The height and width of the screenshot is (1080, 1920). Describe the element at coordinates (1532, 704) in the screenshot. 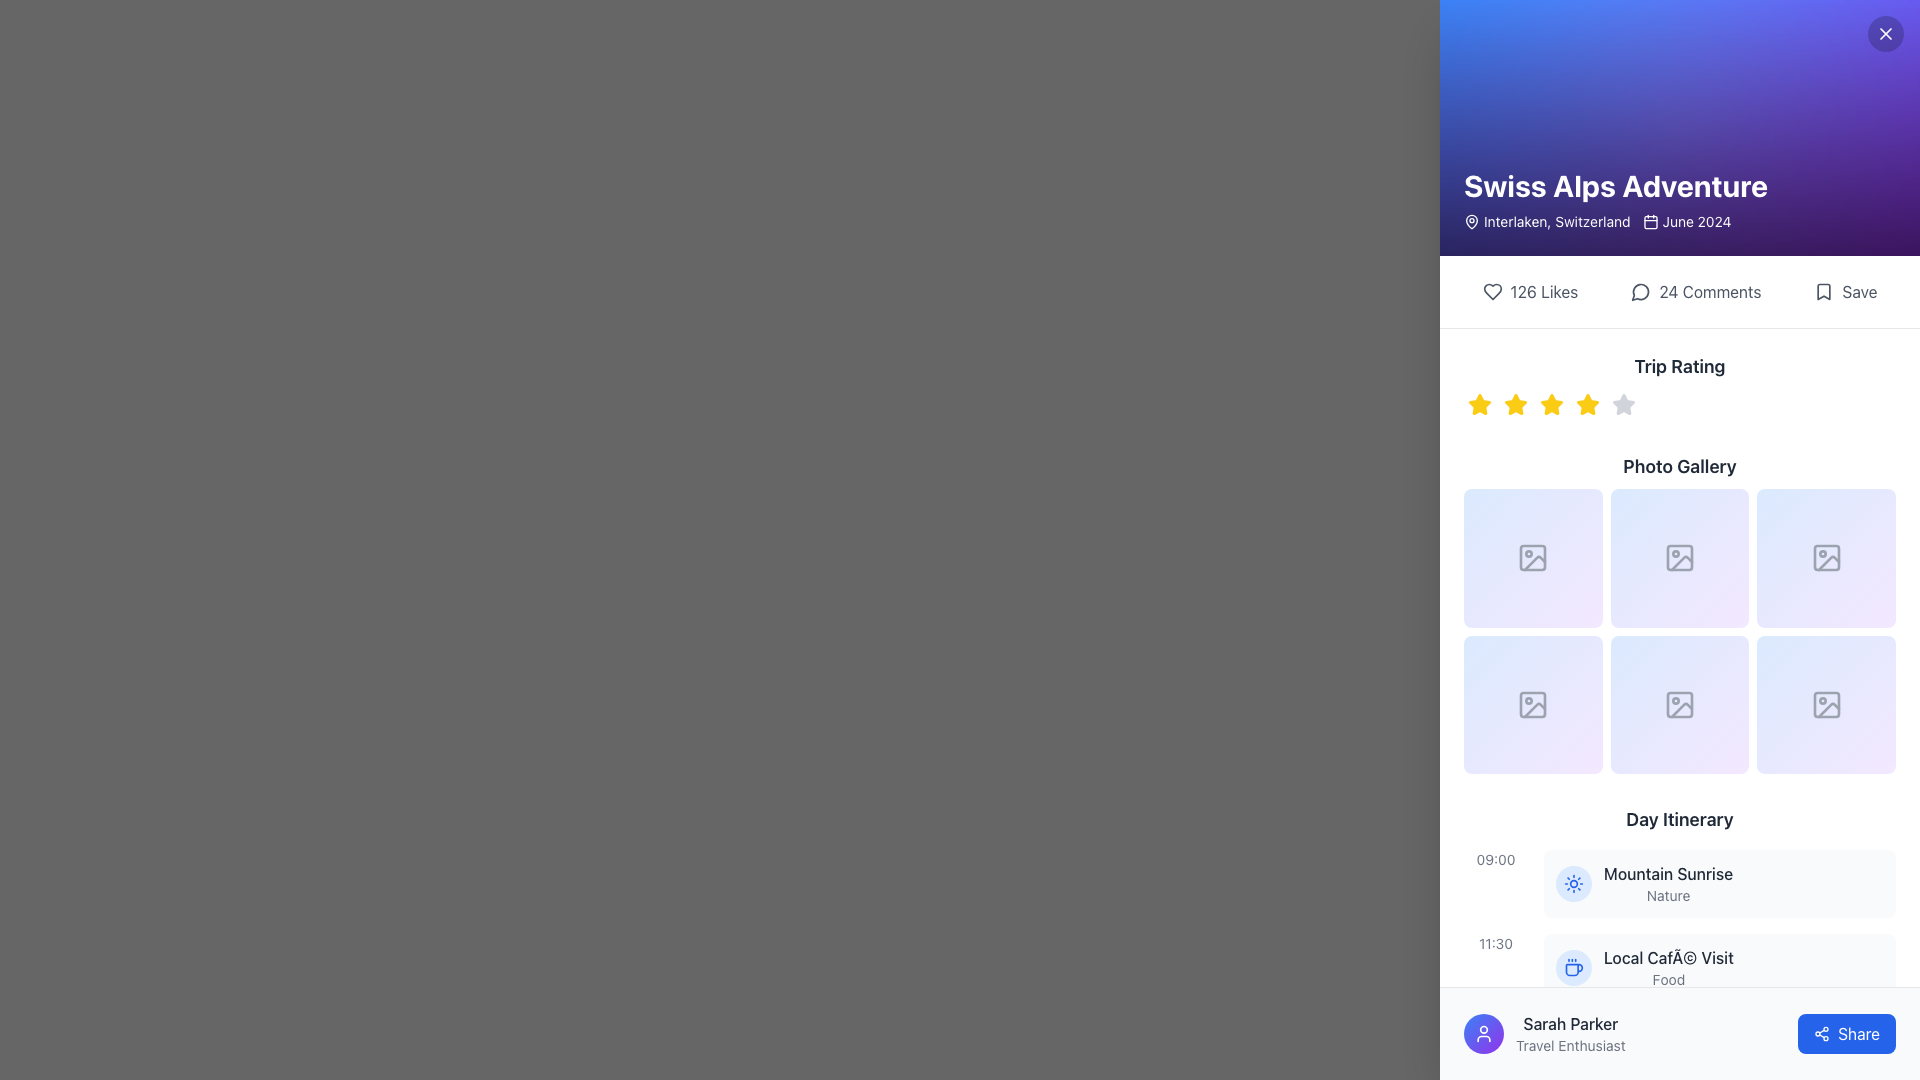

I see `the interactive icon or image placeholder located at the center of the second row in the photo gallery grid, which is the fourth element in reading order` at that location.